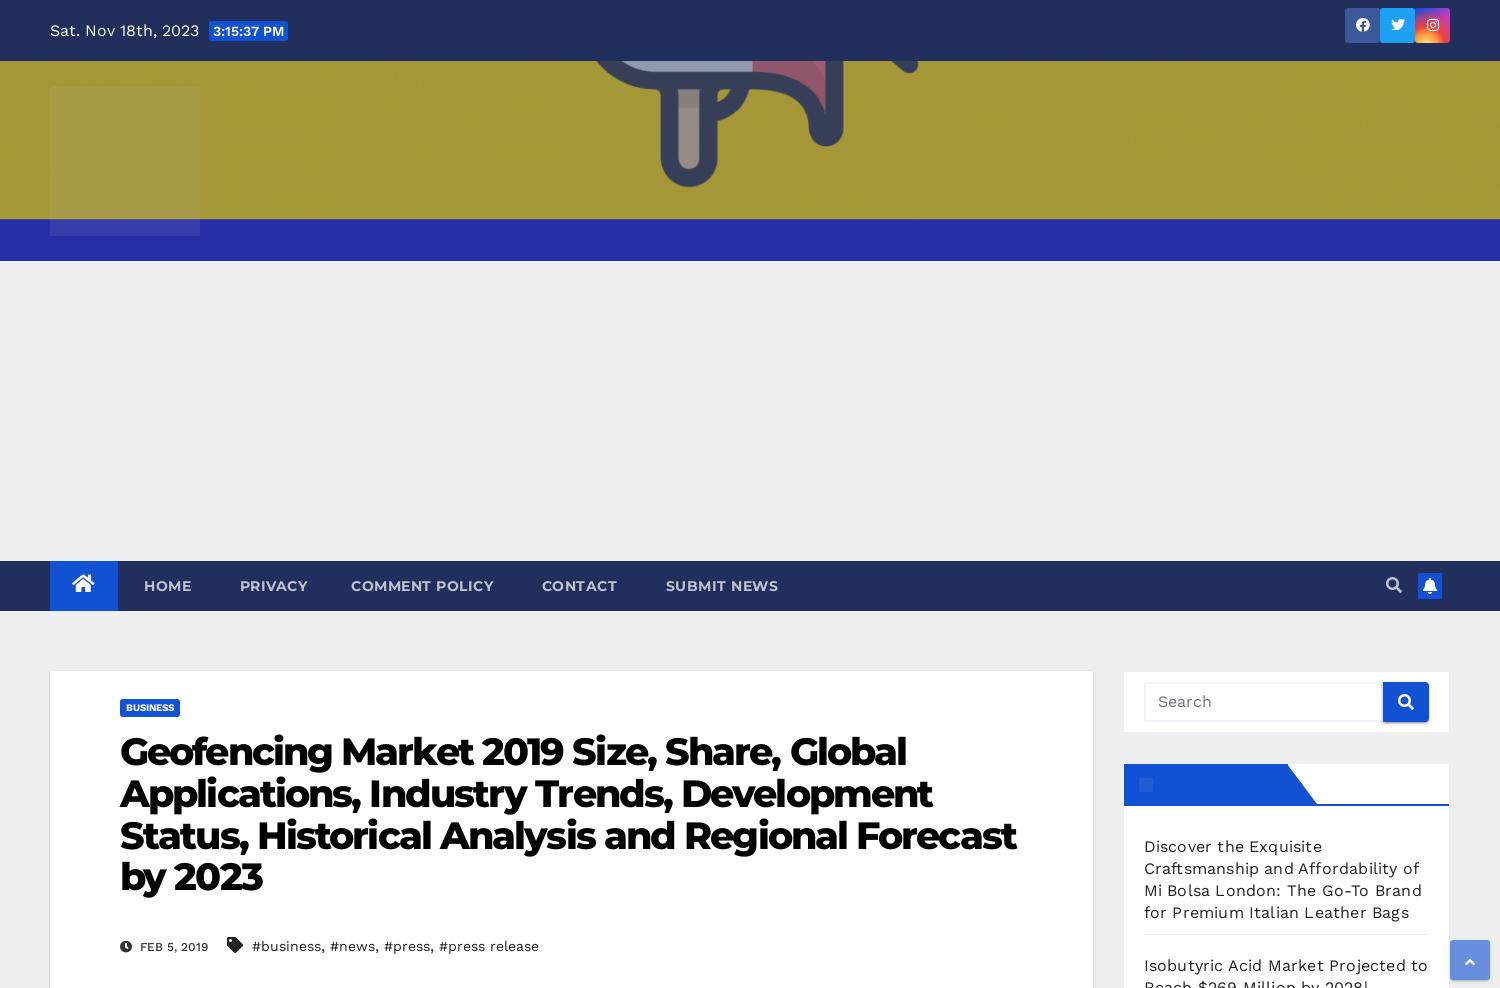 This screenshot has height=988, width=1500. I want to click on 'Home', so click(165, 585).